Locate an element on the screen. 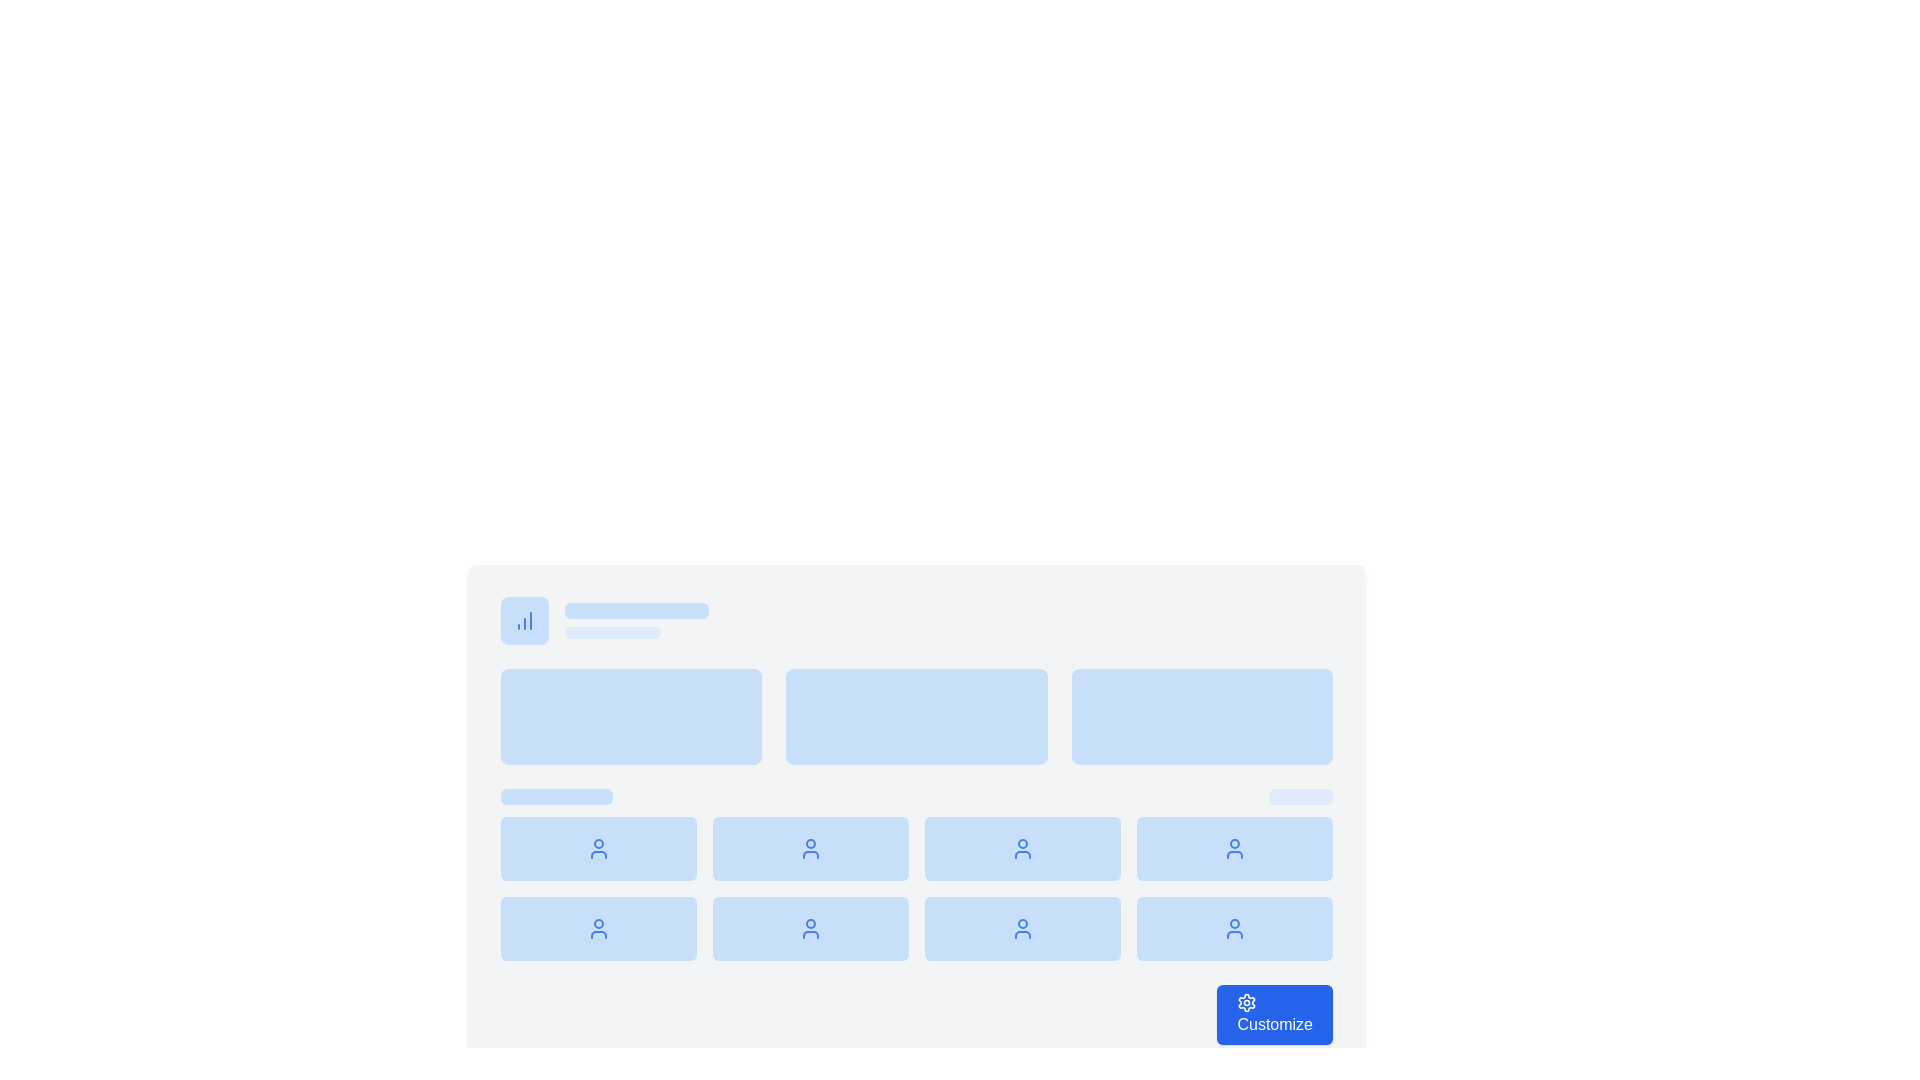 The width and height of the screenshot is (1920, 1080). the user-related functionality placeholder located in the bottom row of a four-column grid layout, specifically the second element from the left is located at coordinates (811, 929).